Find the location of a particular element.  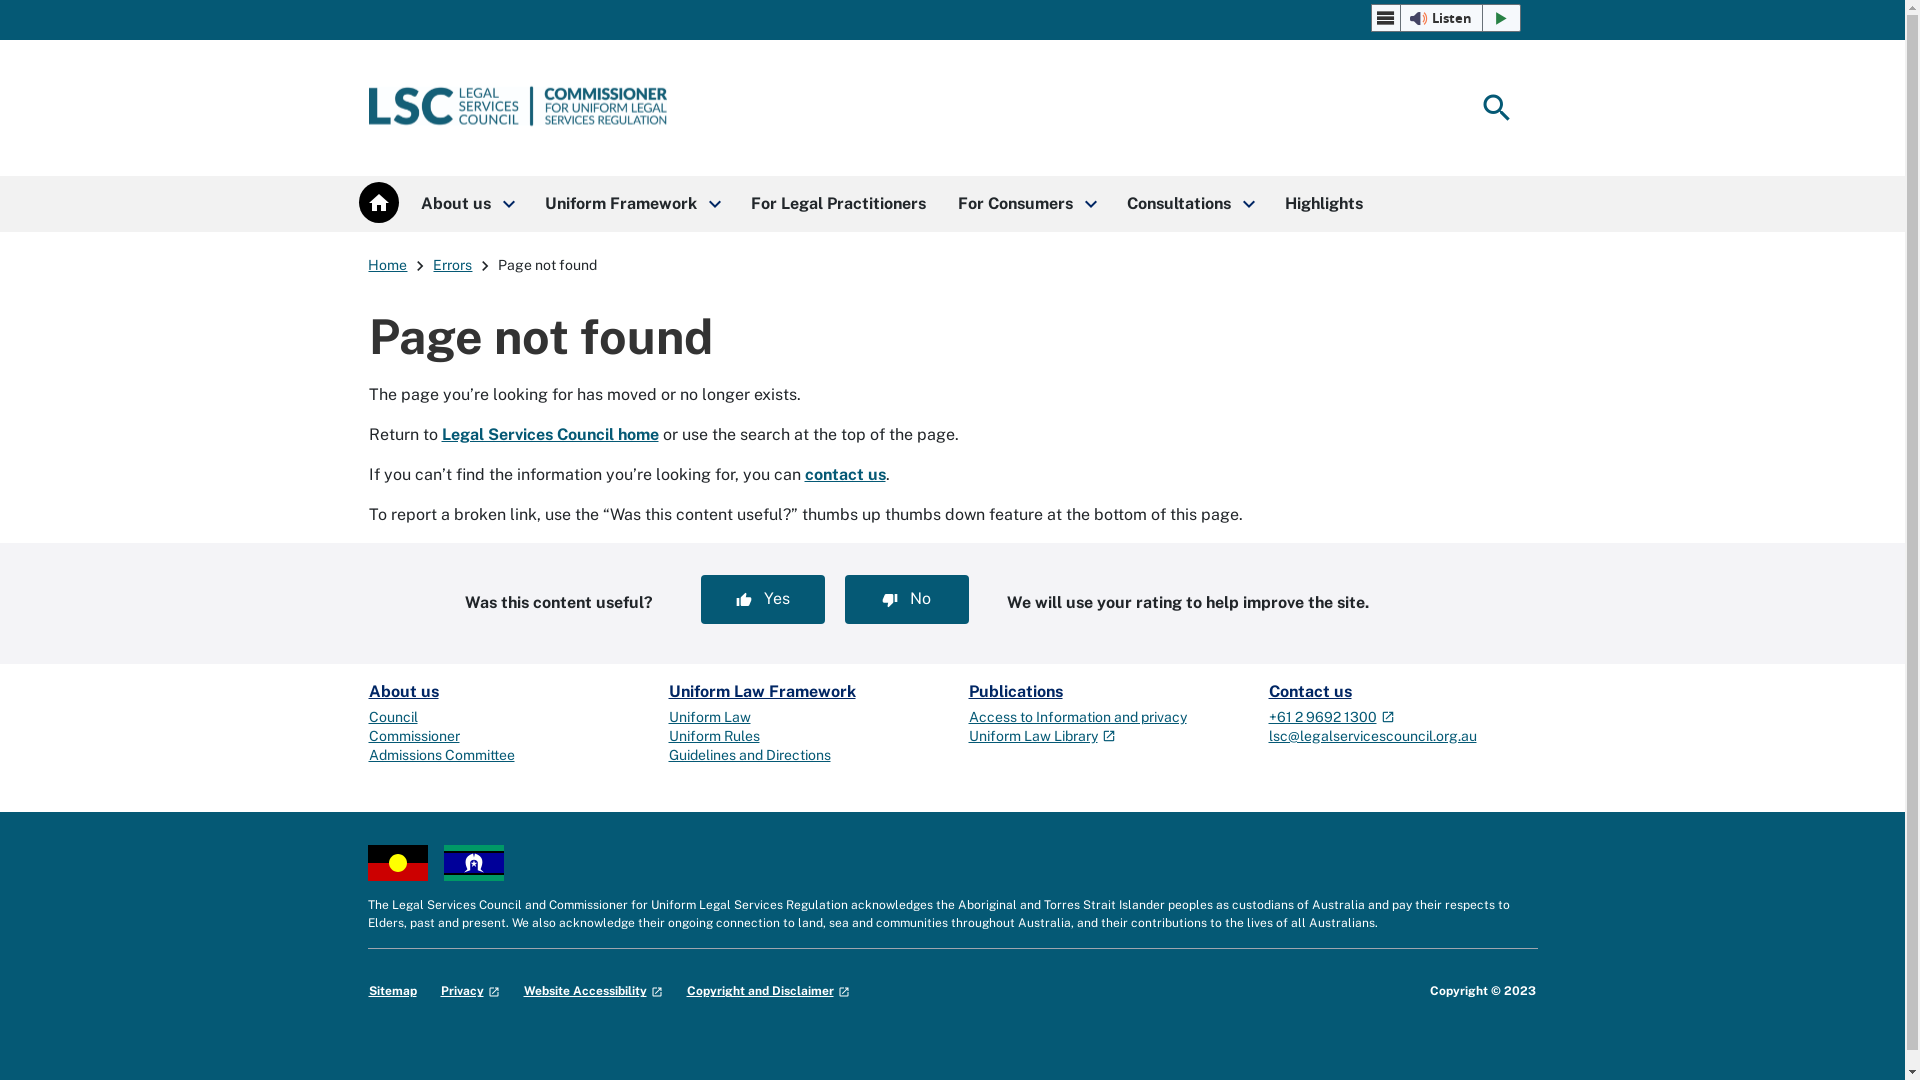

'The webite of Legal Services council' is located at coordinates (518, 108).